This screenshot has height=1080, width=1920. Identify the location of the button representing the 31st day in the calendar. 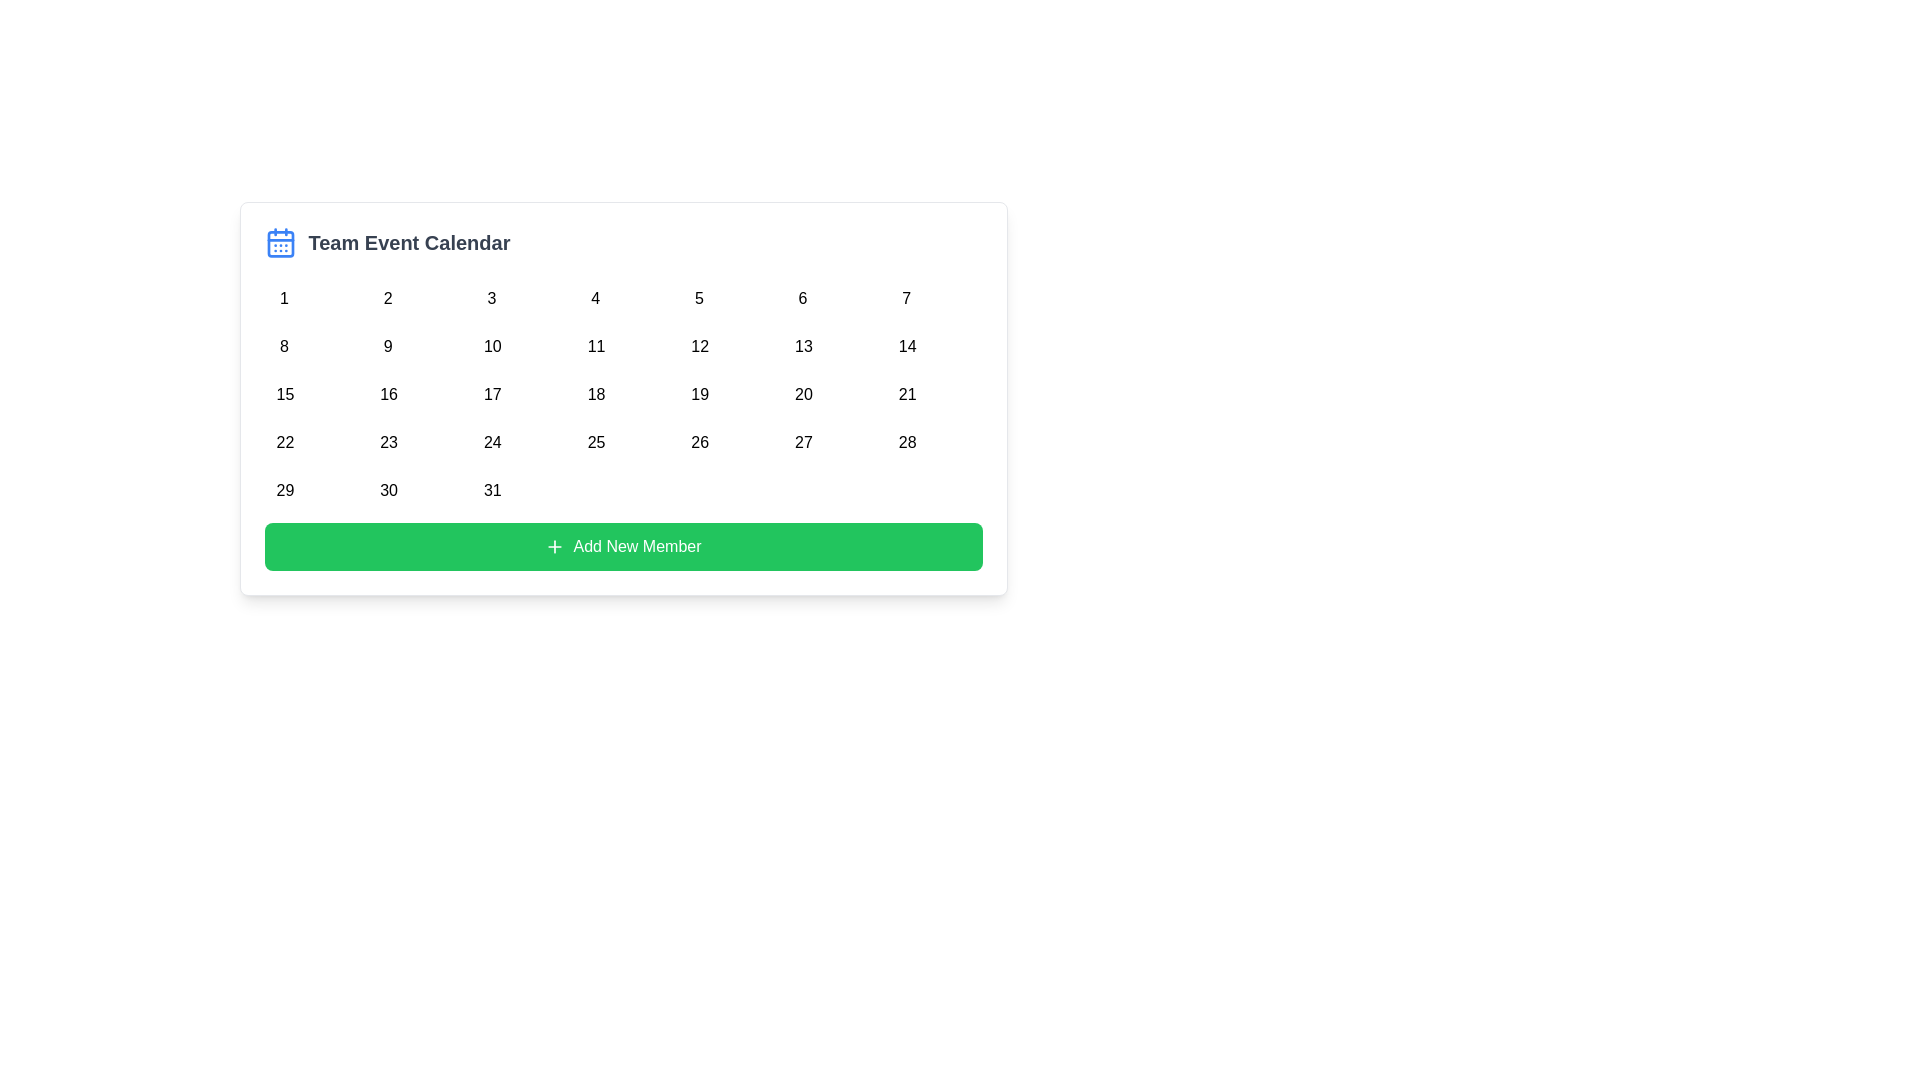
(491, 486).